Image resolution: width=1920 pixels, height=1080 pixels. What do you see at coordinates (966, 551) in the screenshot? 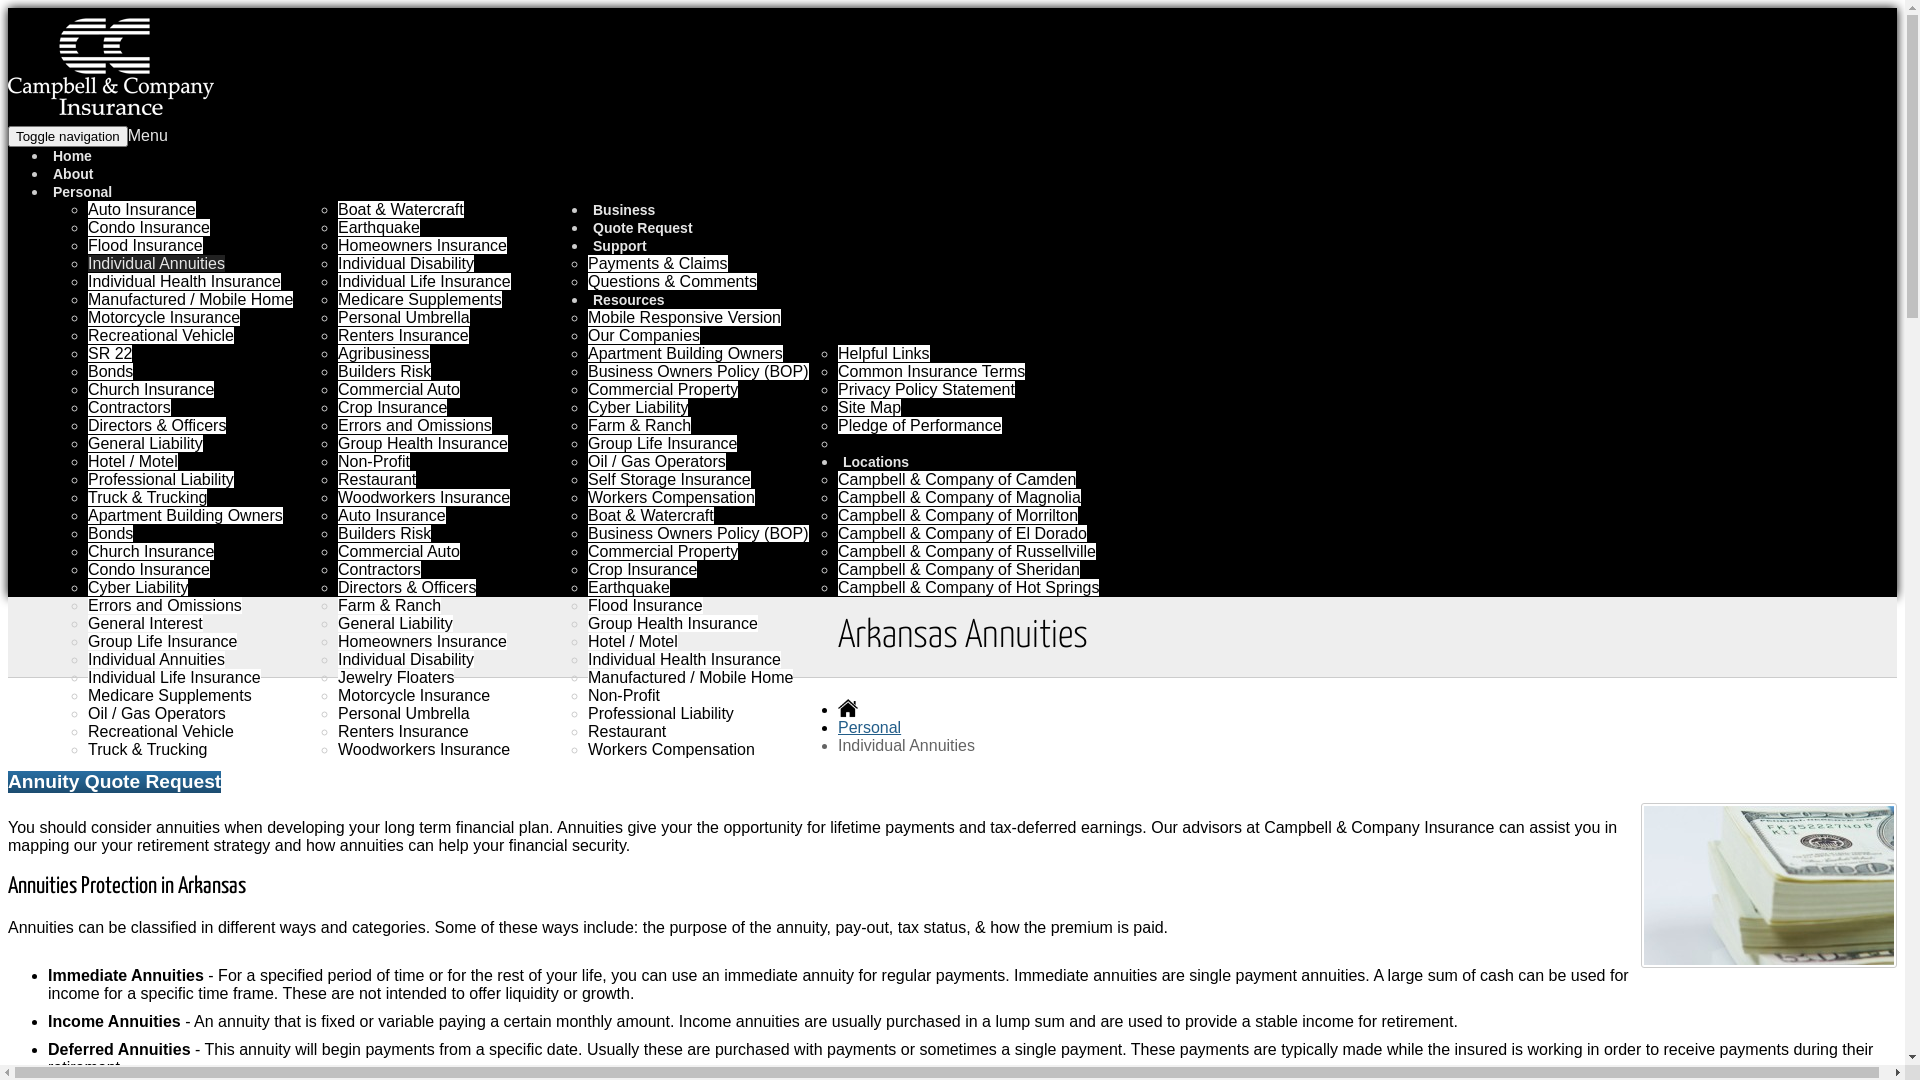
I see `'Campbell & Company of Russellville'` at bounding box center [966, 551].